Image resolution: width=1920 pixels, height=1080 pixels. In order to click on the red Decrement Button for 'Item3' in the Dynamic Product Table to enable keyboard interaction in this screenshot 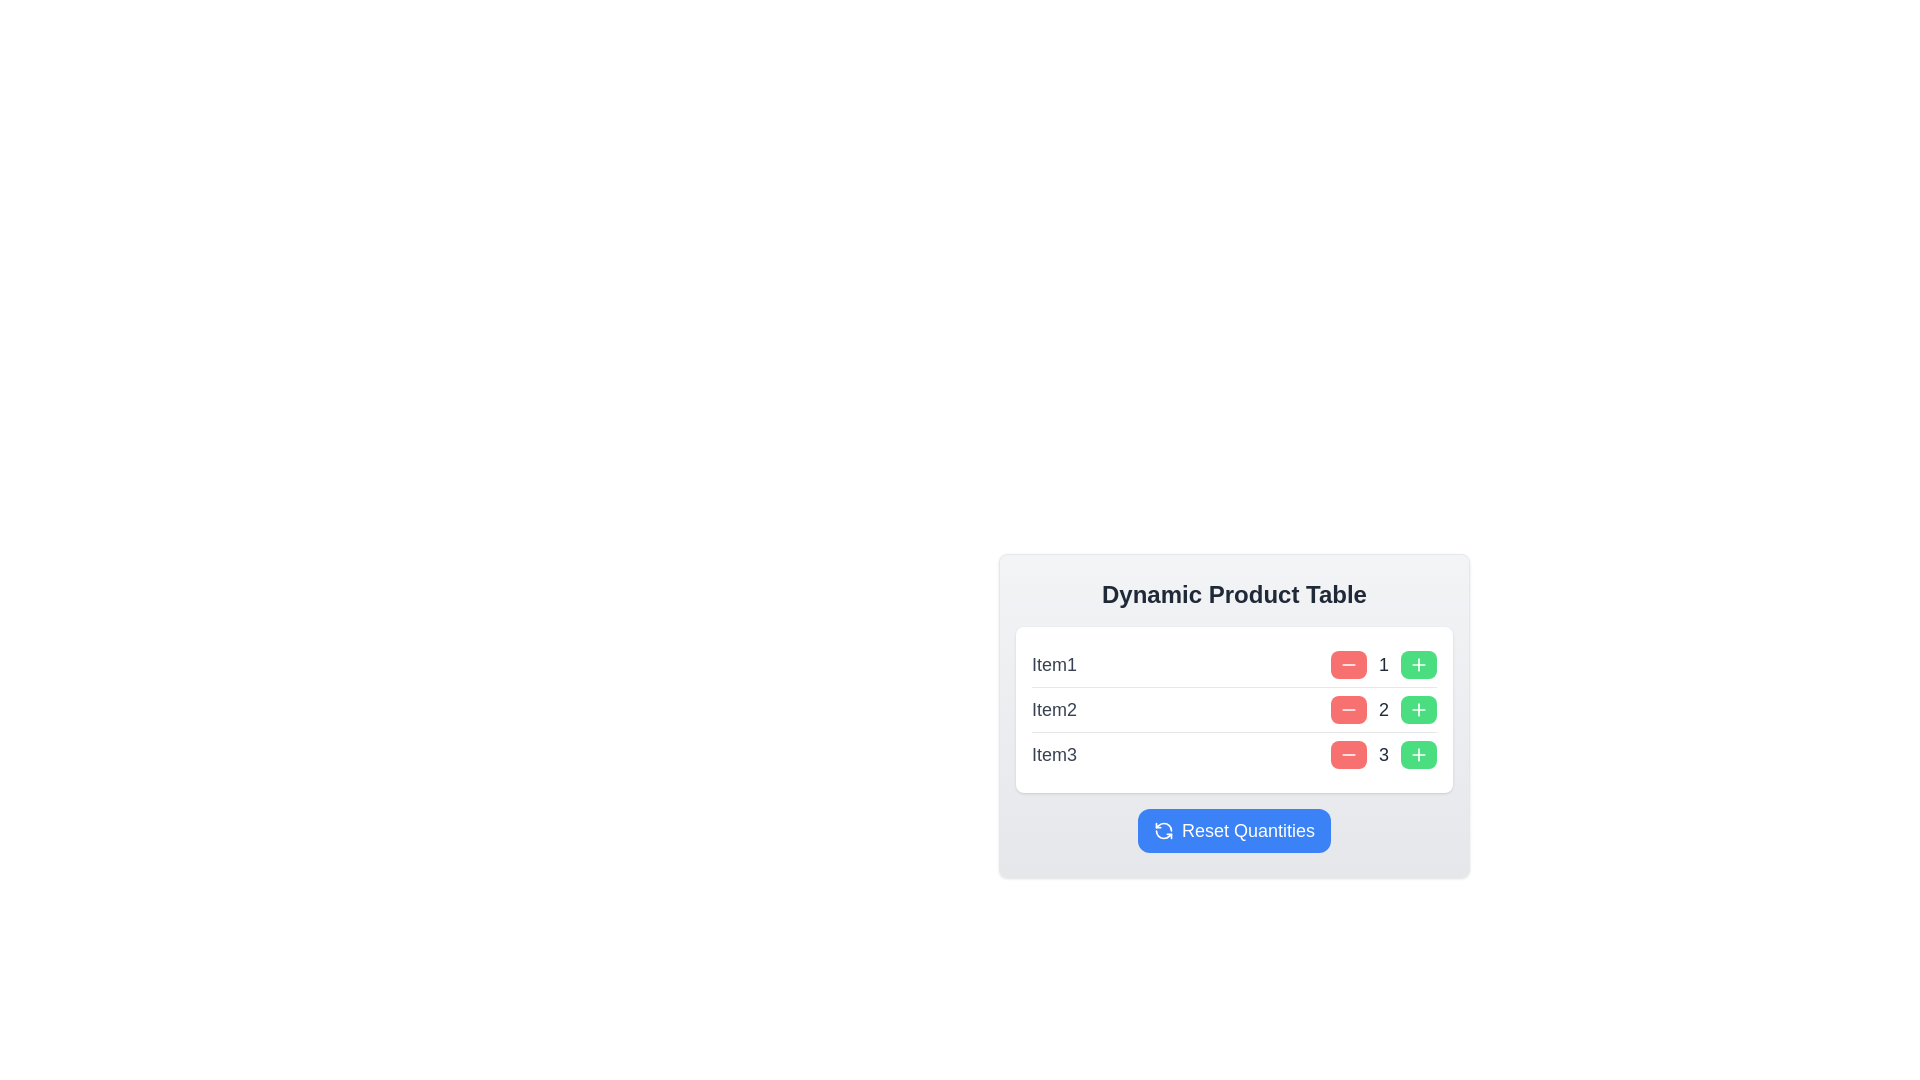, I will do `click(1348, 755)`.